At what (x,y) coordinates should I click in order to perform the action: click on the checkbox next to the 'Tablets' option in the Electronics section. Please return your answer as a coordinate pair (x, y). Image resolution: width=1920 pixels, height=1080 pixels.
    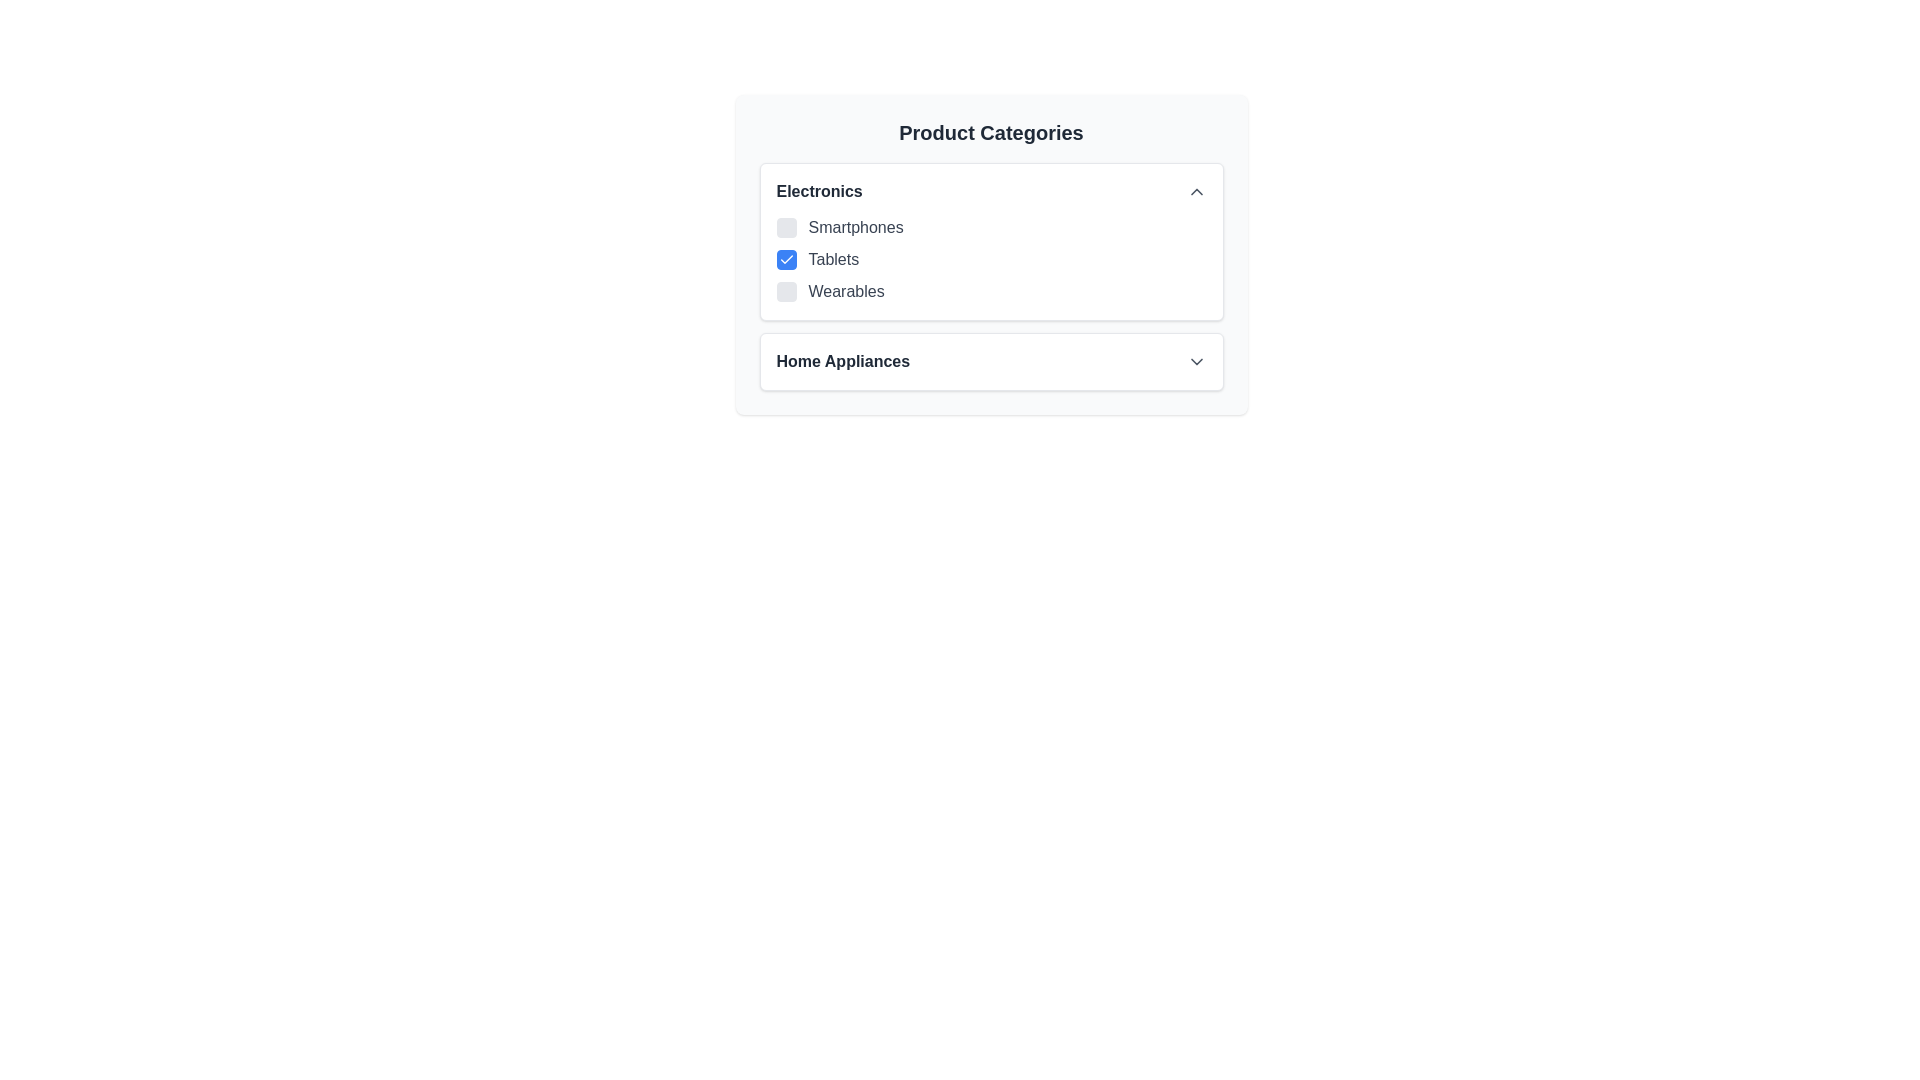
    Looking at the image, I should click on (991, 258).